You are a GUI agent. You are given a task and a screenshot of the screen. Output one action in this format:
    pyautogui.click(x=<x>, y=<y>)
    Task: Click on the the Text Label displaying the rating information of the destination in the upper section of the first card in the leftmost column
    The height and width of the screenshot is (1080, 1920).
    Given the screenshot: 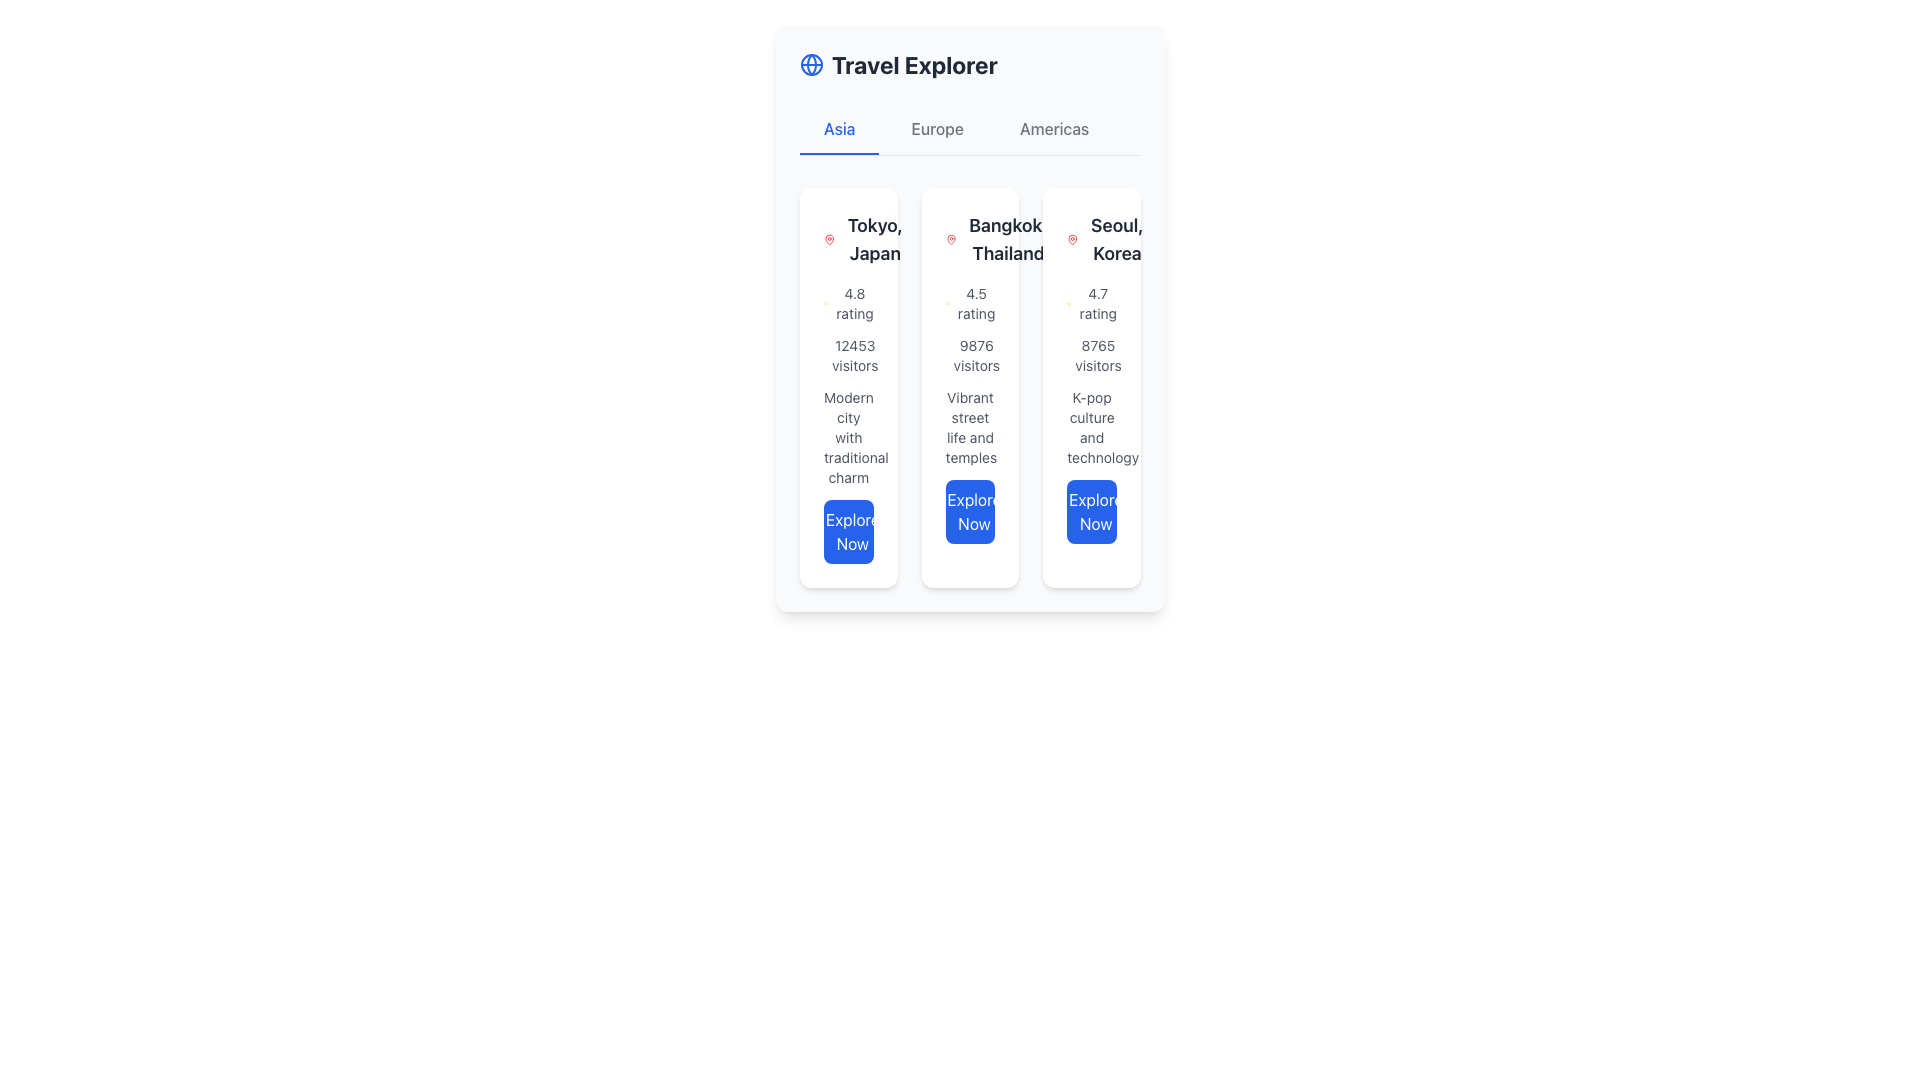 What is the action you would take?
    pyautogui.click(x=854, y=304)
    